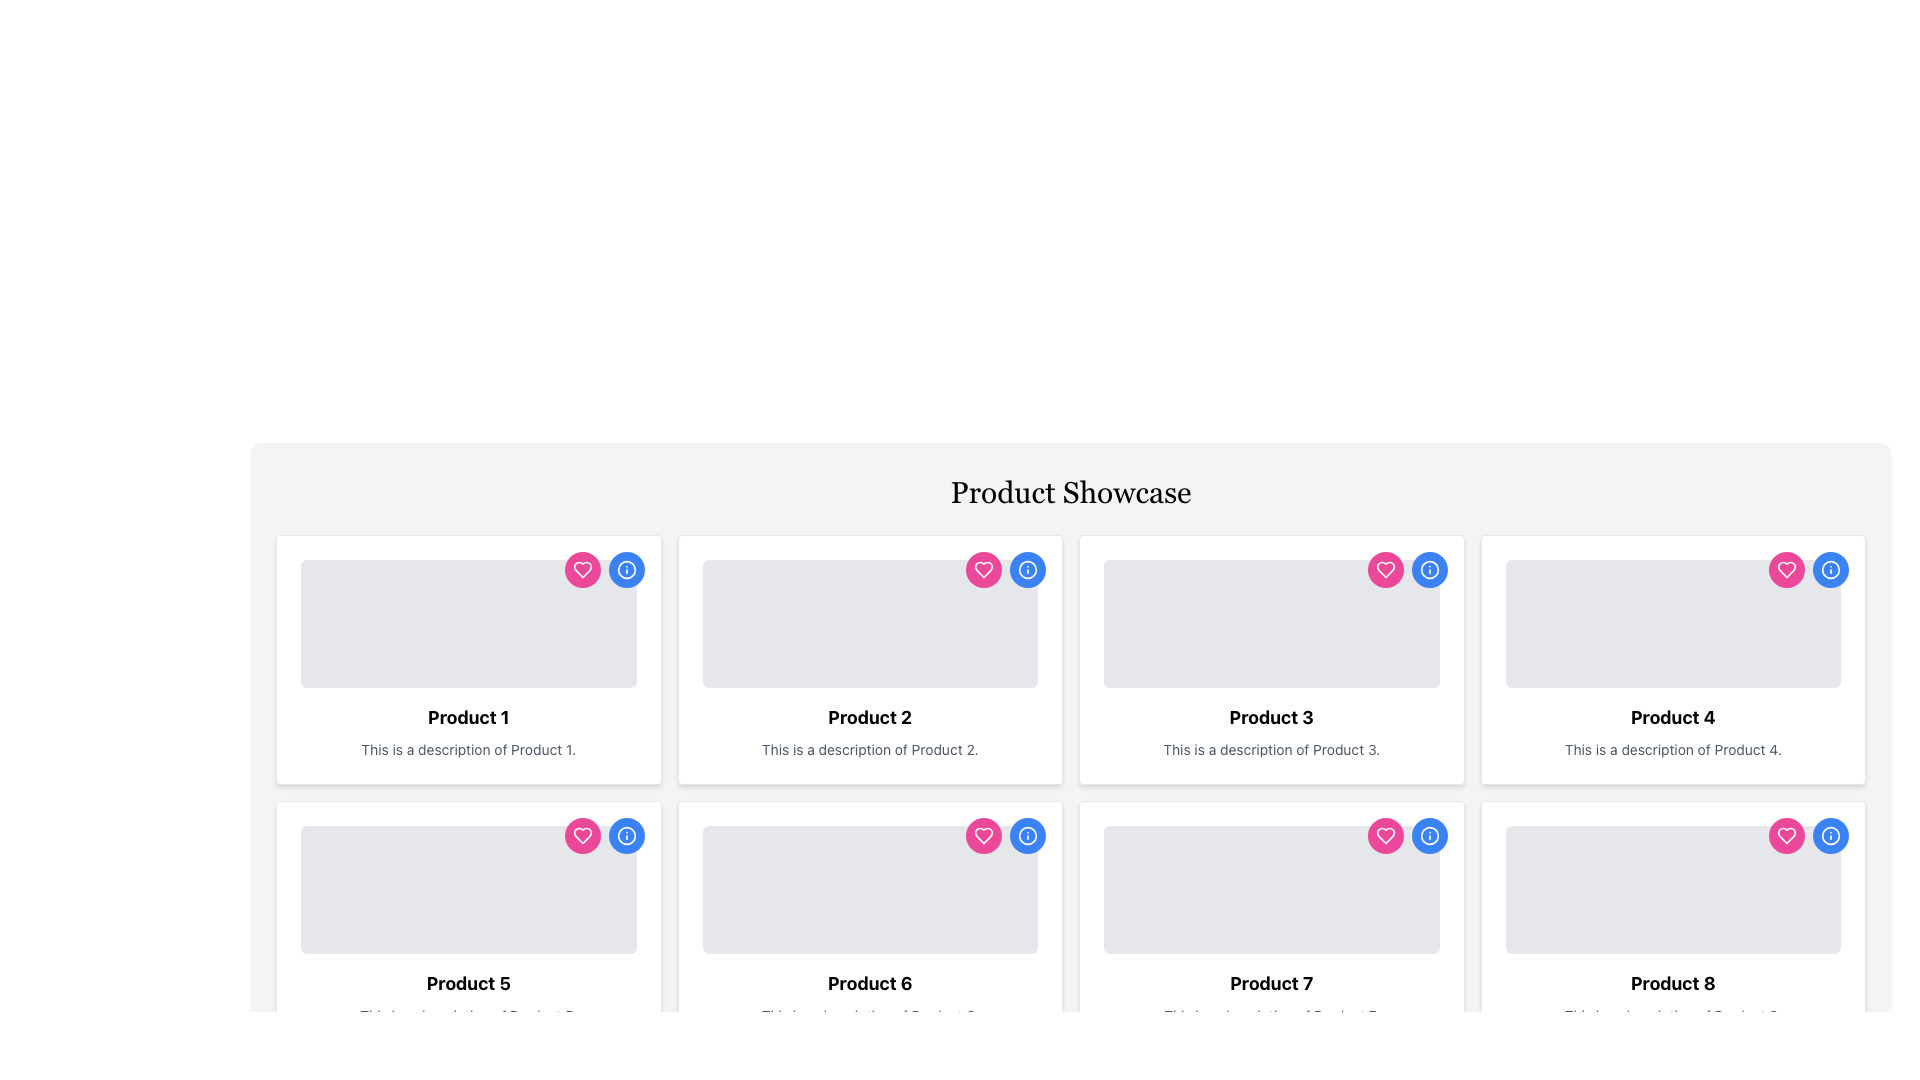 The height and width of the screenshot is (1080, 1920). Describe the element at coordinates (1384, 570) in the screenshot. I see `the leftmost icon button in the top-right corner of 'Product 3'` at that location.